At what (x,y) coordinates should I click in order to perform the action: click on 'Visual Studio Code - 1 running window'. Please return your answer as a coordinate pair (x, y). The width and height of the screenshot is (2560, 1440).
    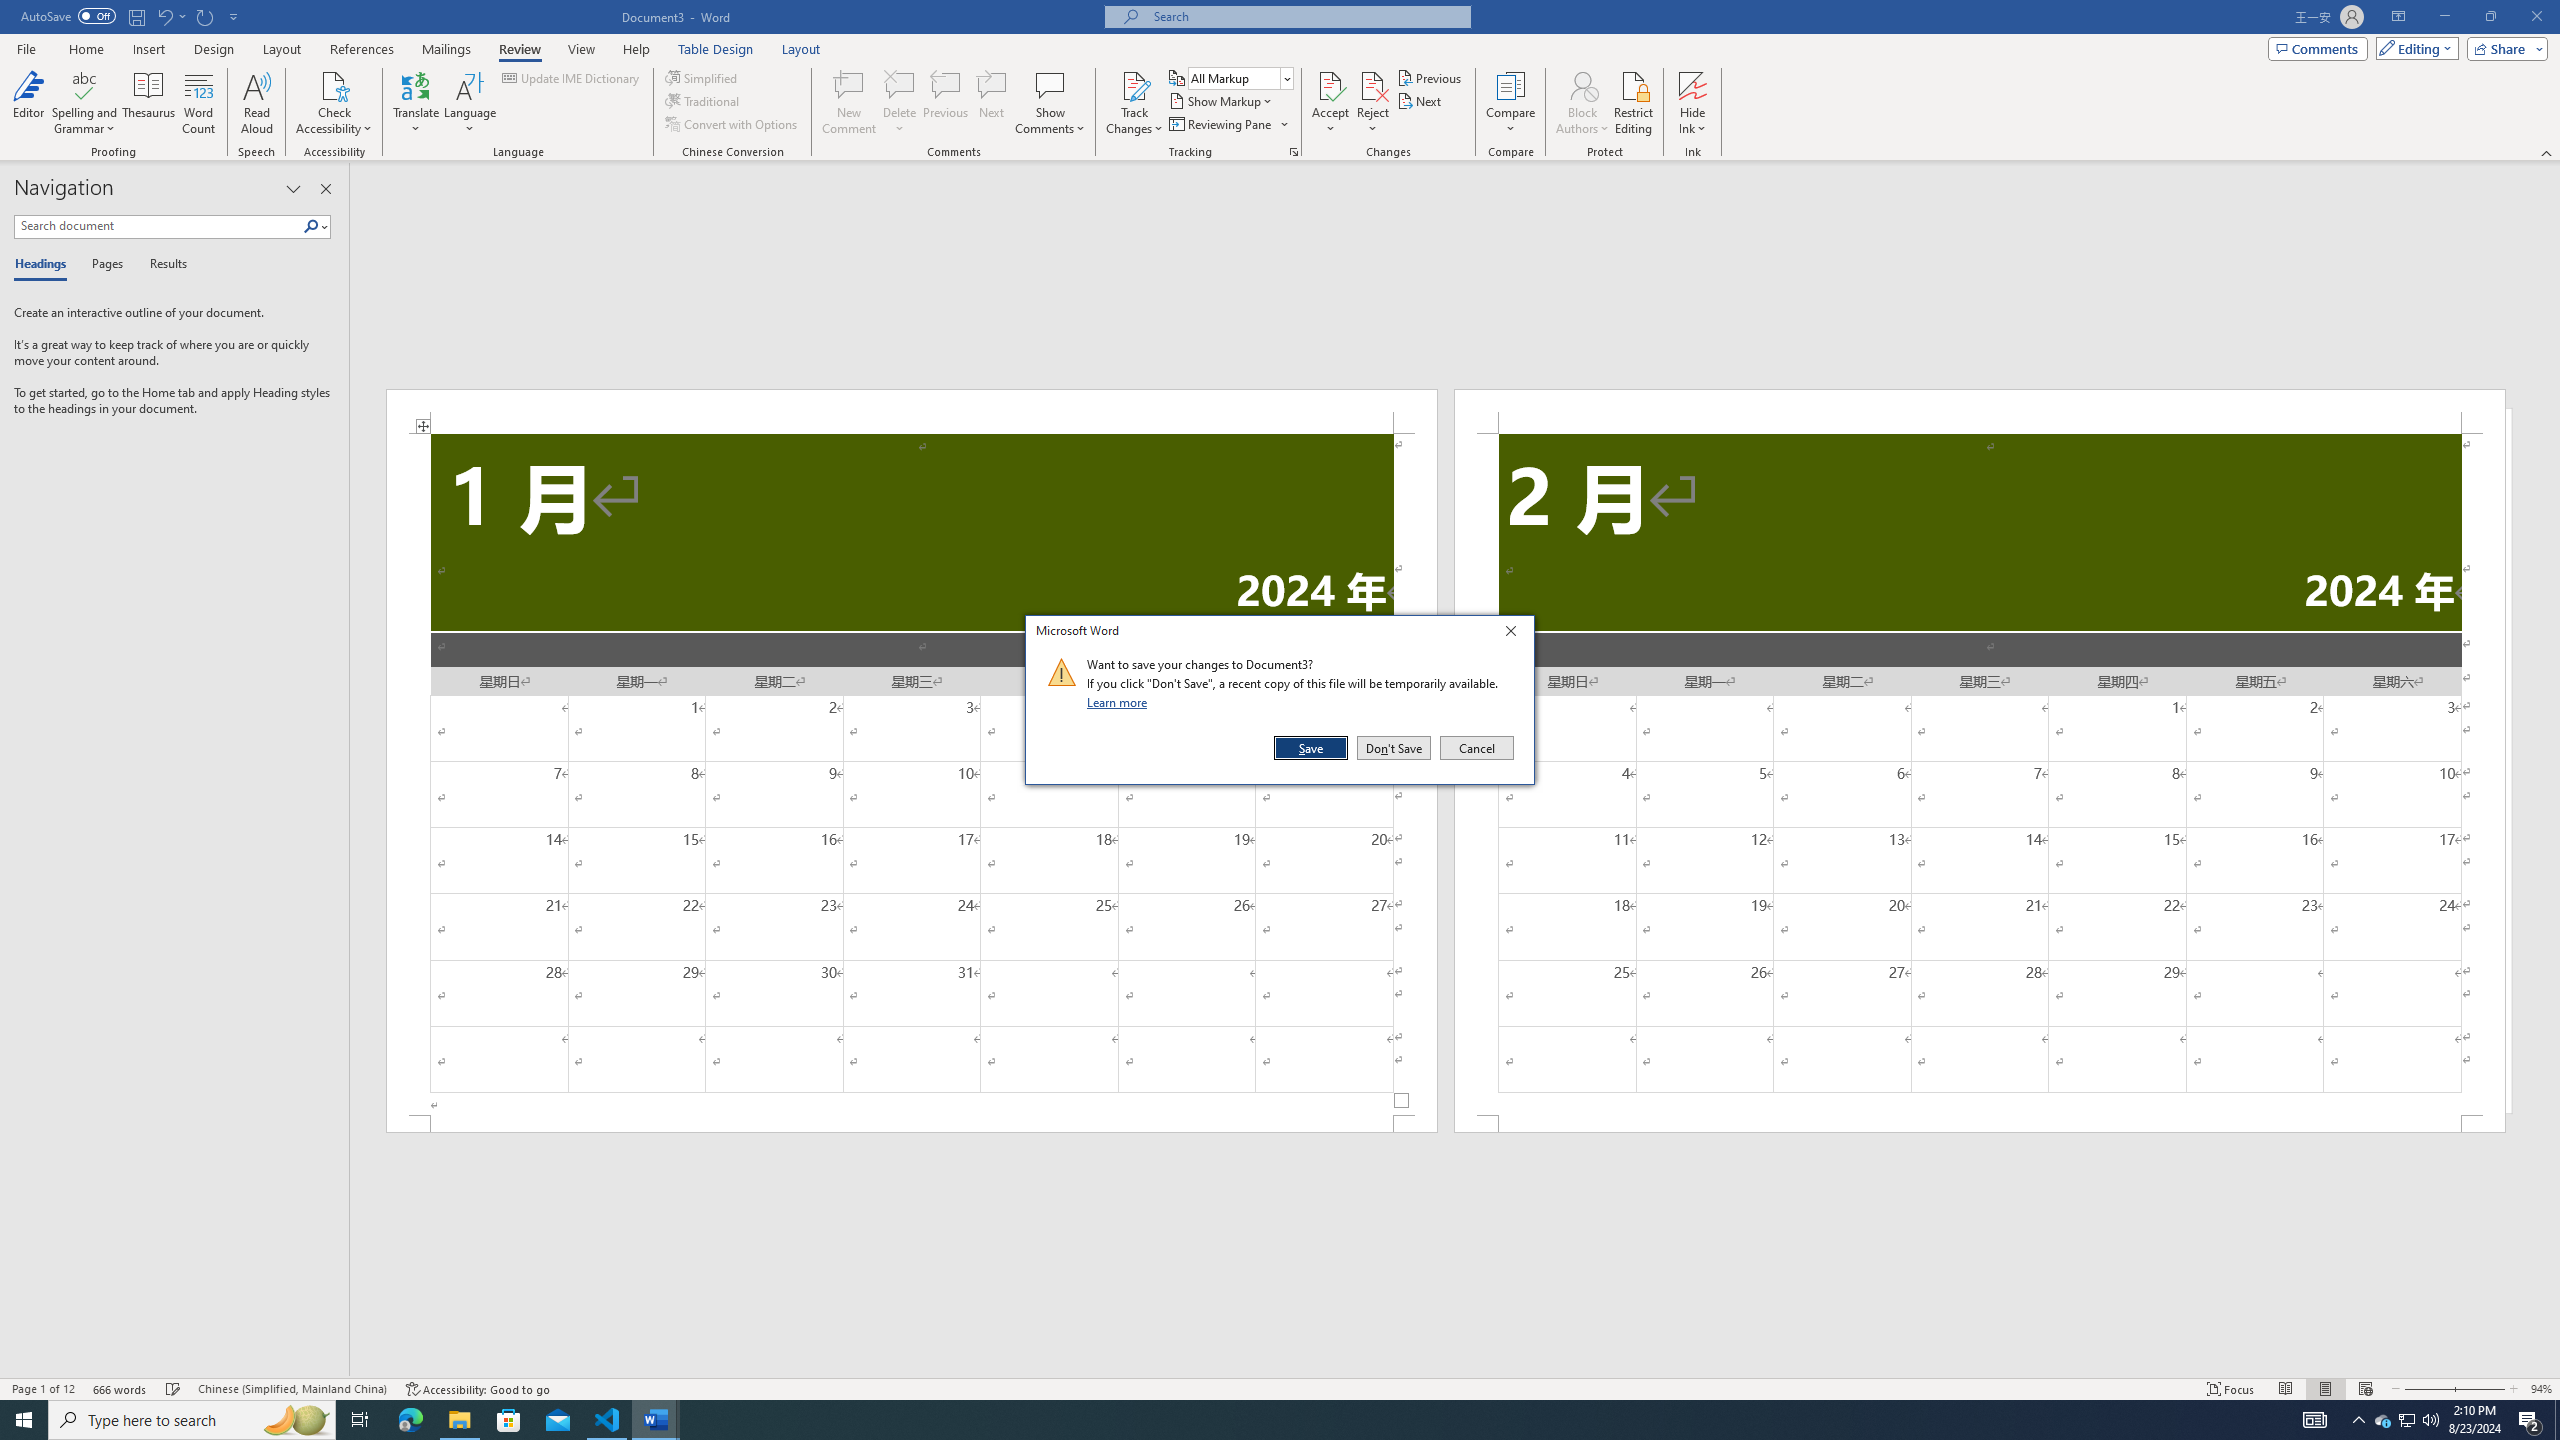
    Looking at the image, I should click on (607, 1418).